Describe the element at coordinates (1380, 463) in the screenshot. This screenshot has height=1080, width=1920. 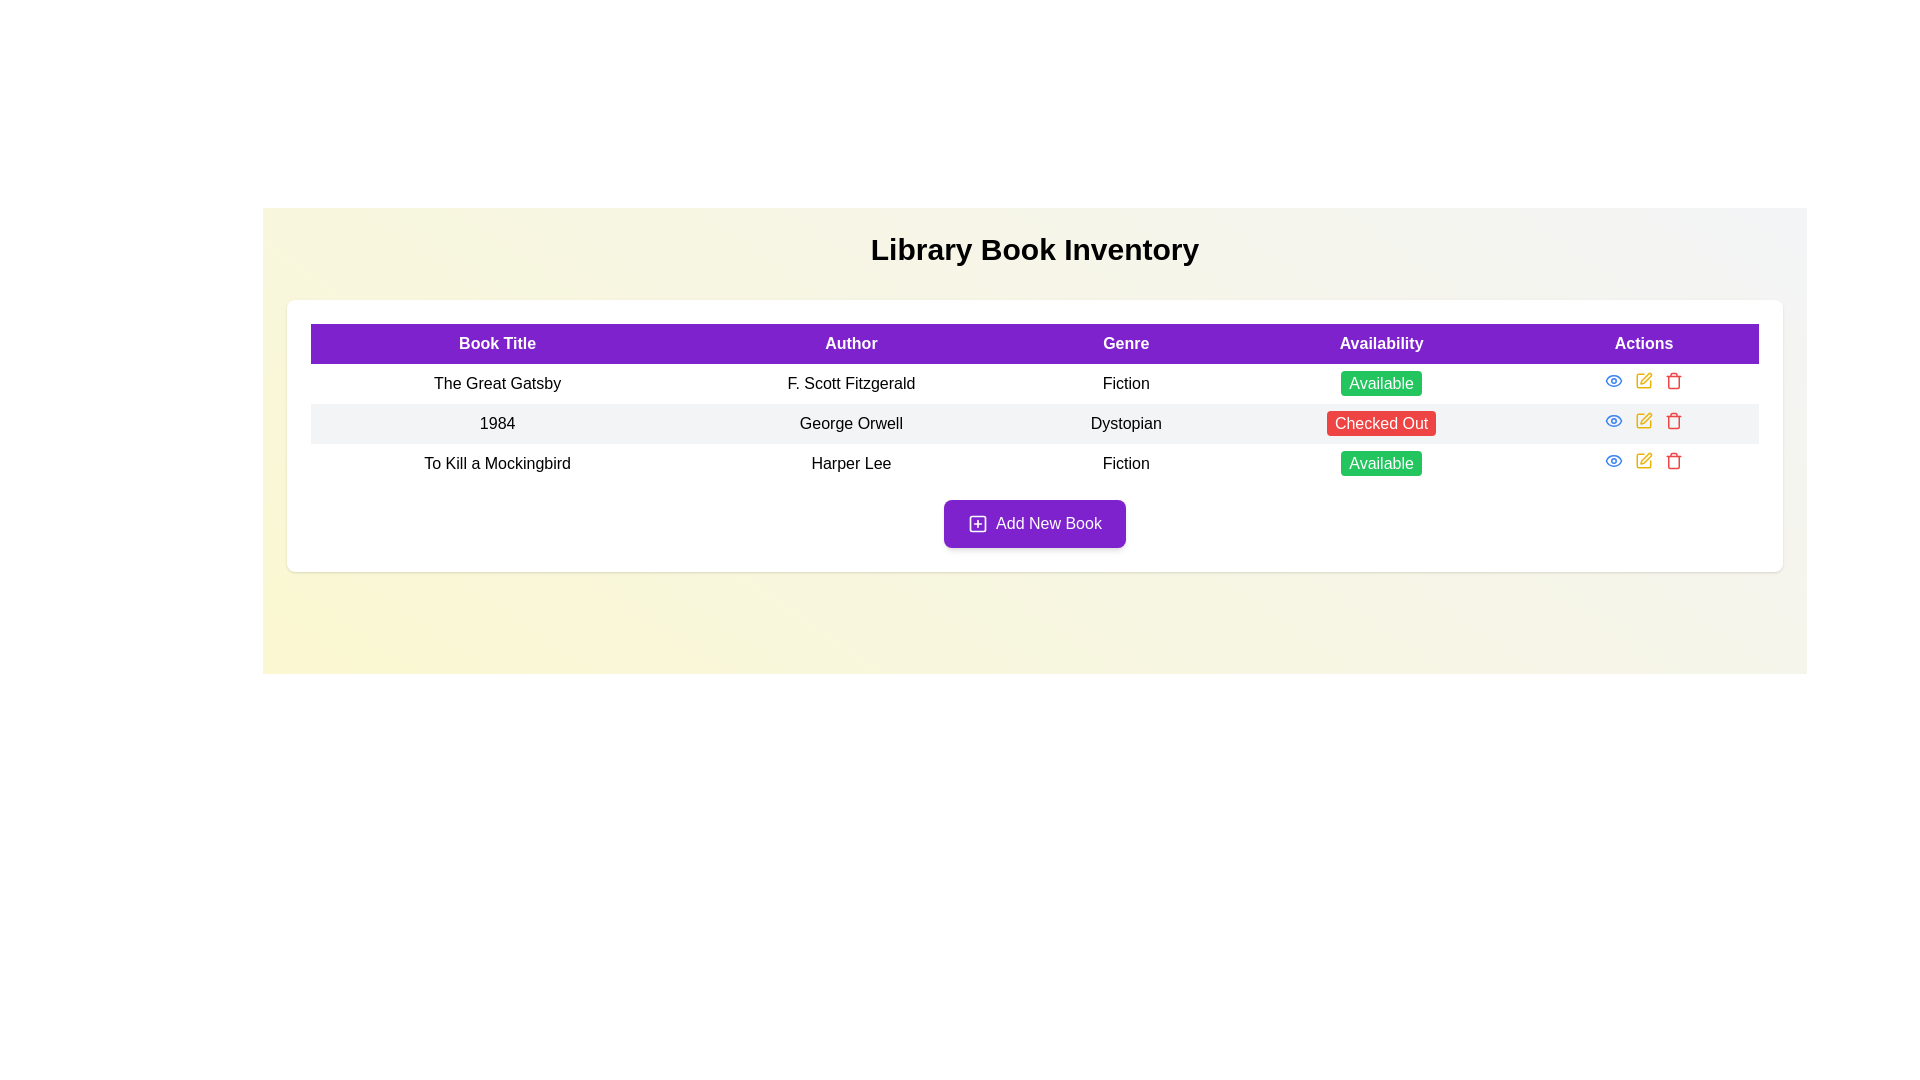
I see `the Status badge labeled 'Available' in white font on a green background, located in the Availability column of the row for 'To Kill a Mockingbird' by Harper Lee` at that location.